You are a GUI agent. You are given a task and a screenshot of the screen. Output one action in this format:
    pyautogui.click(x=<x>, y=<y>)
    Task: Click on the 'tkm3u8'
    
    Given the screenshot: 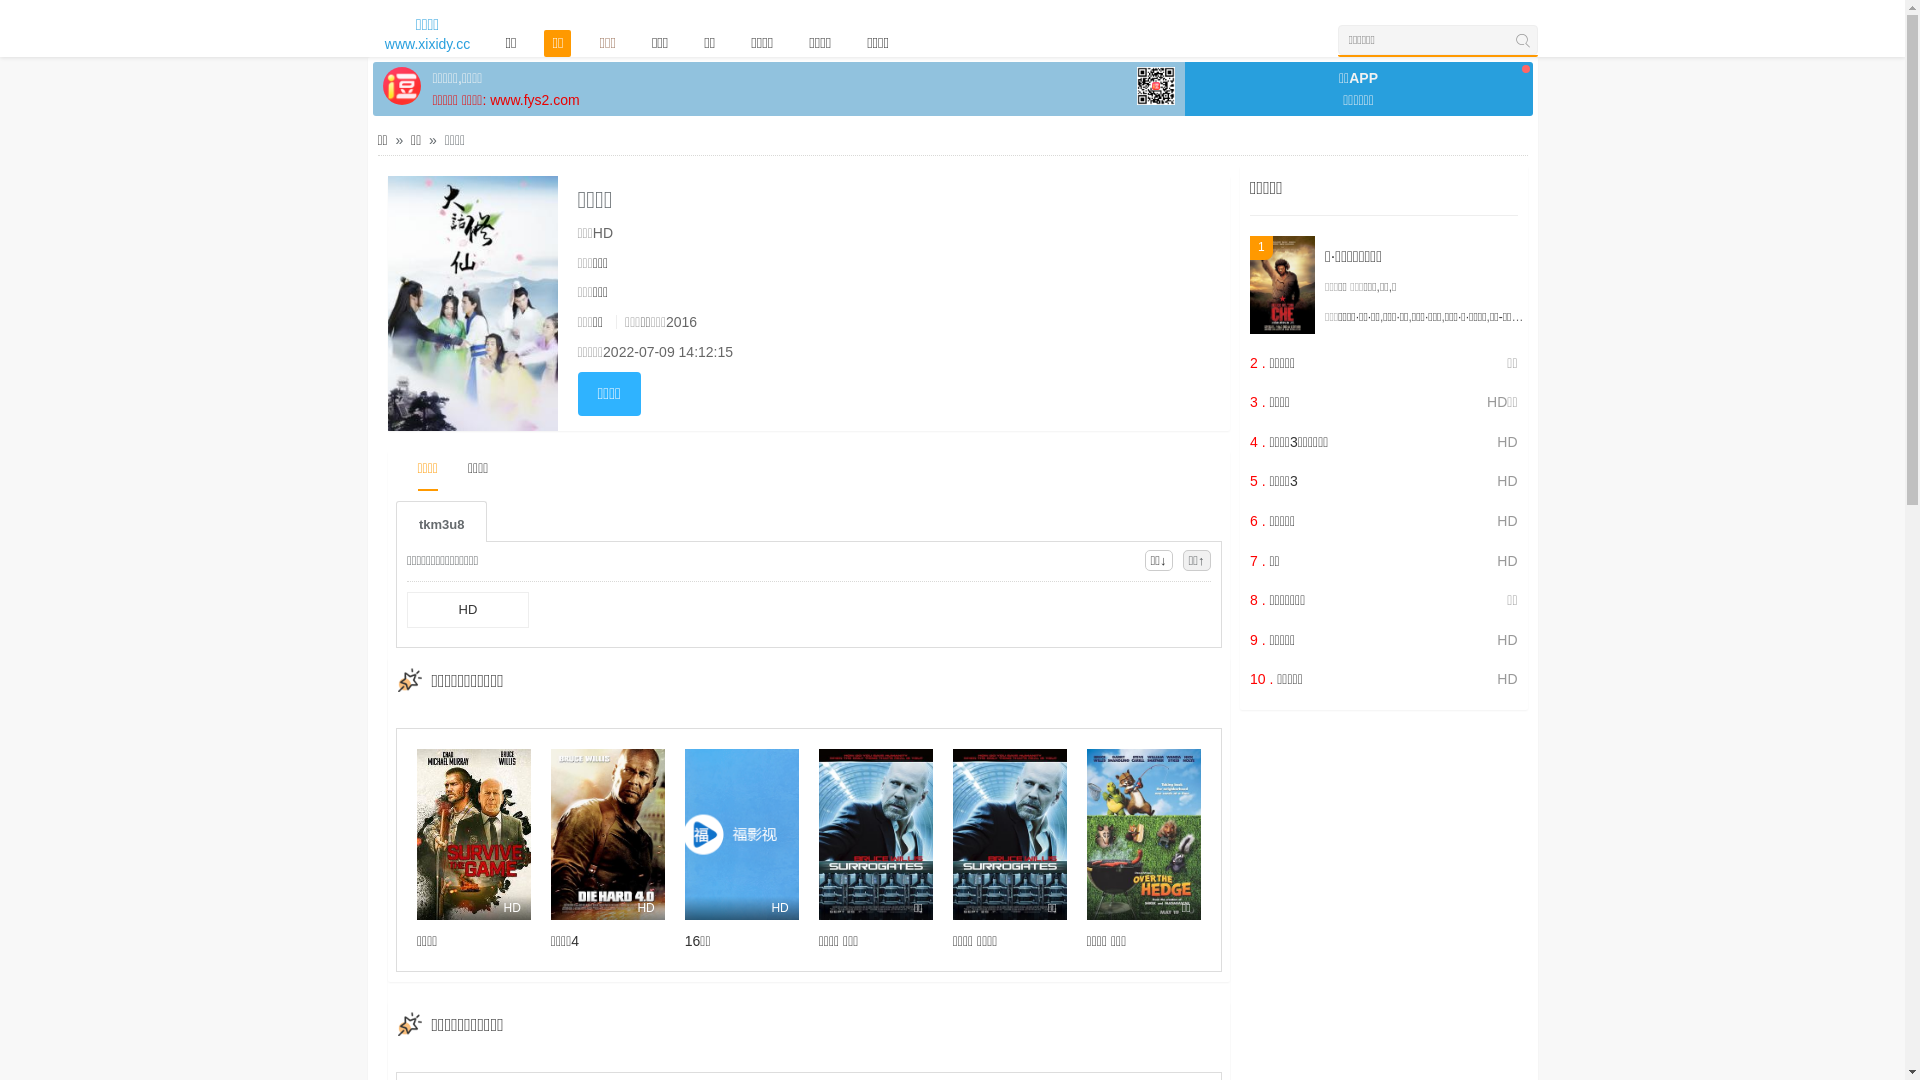 What is the action you would take?
    pyautogui.click(x=395, y=520)
    